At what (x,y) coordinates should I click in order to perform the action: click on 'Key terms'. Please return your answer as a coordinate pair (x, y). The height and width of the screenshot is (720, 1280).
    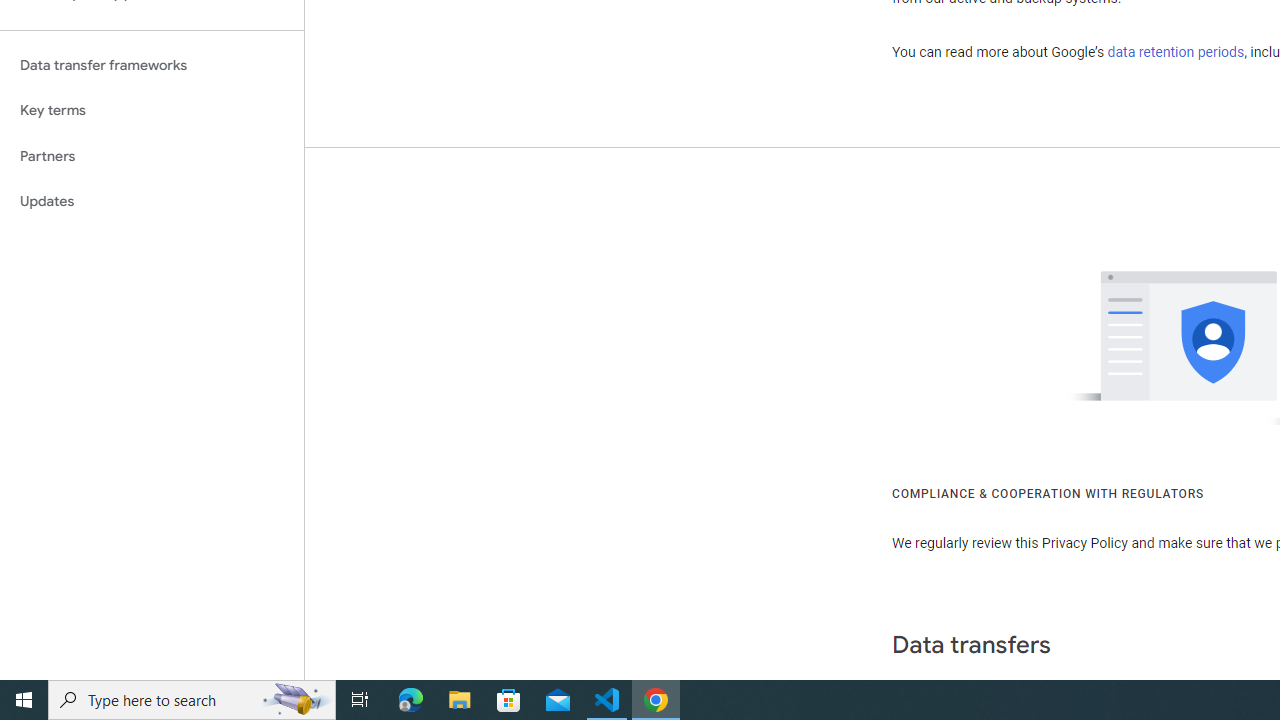
    Looking at the image, I should click on (151, 110).